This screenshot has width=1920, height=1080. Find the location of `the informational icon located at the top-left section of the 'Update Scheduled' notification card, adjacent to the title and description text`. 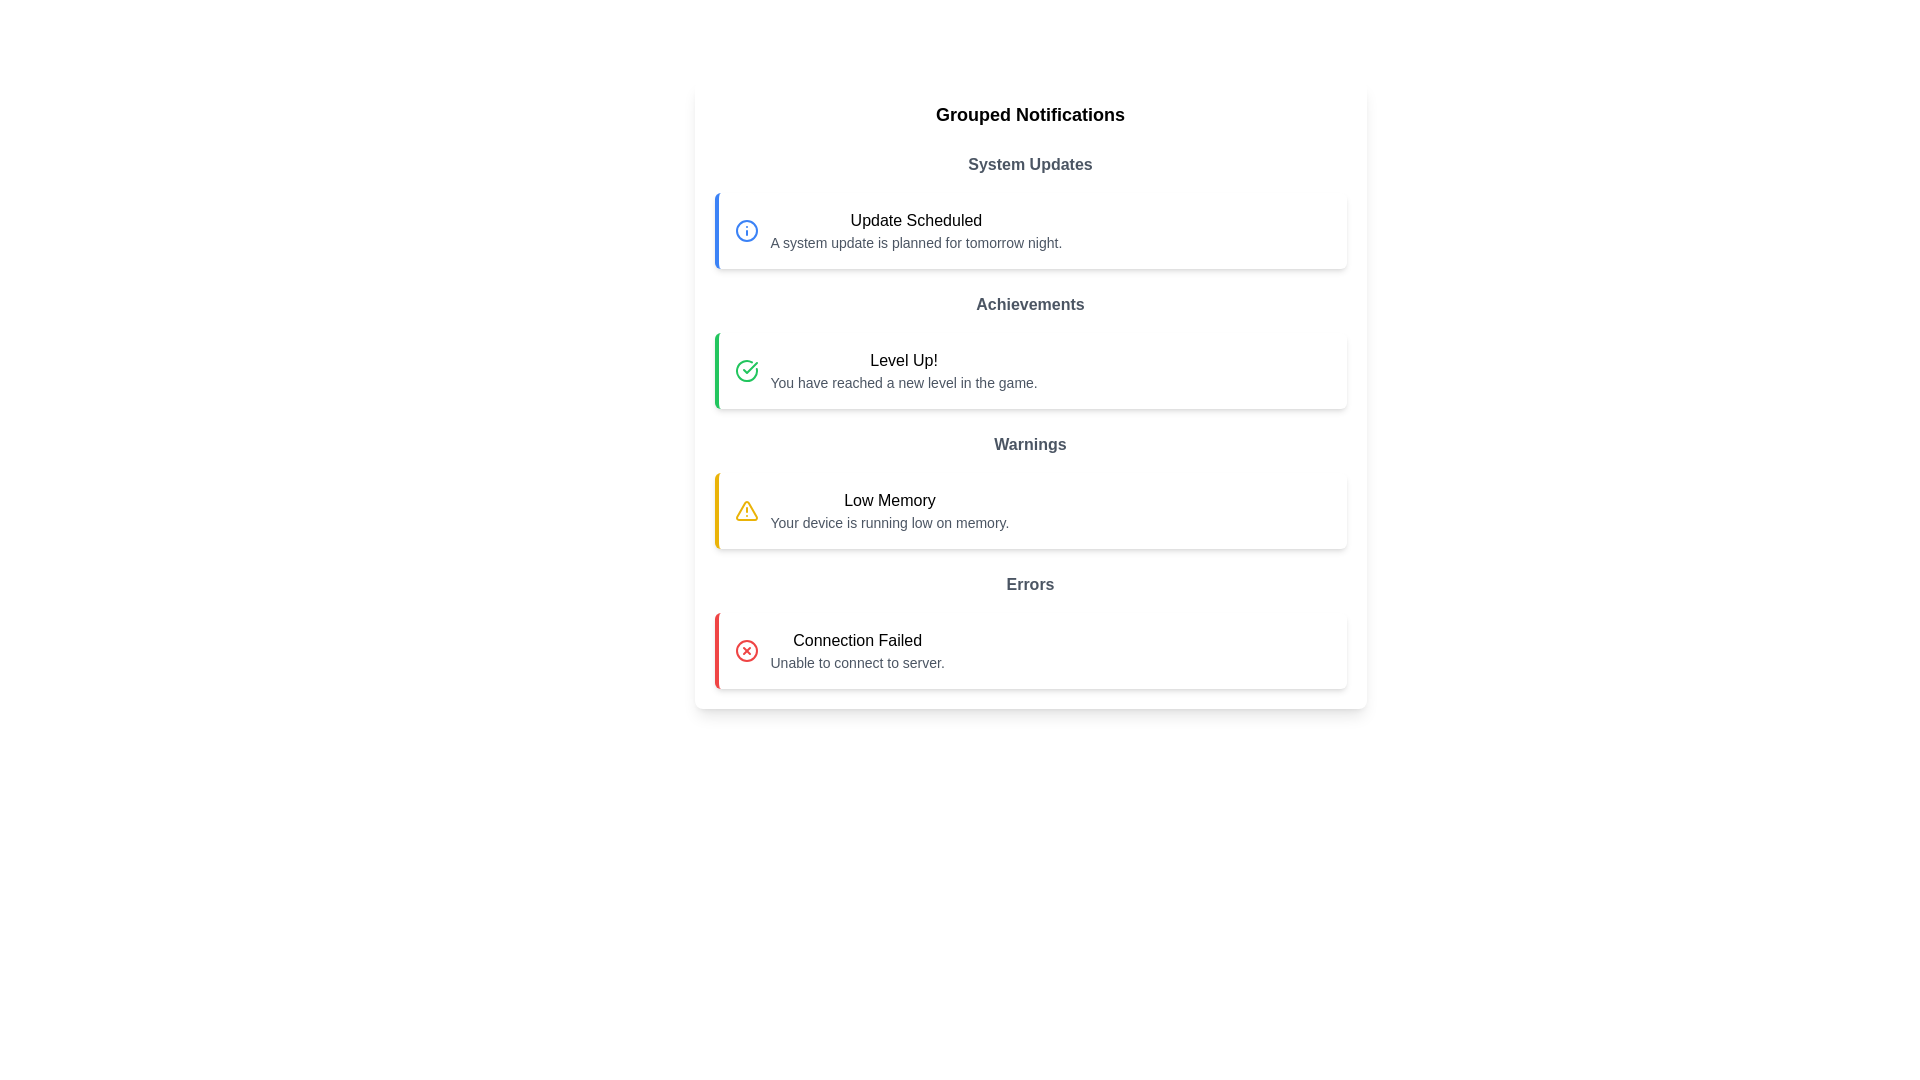

the informational icon located at the top-left section of the 'Update Scheduled' notification card, adjacent to the title and description text is located at coordinates (745, 230).